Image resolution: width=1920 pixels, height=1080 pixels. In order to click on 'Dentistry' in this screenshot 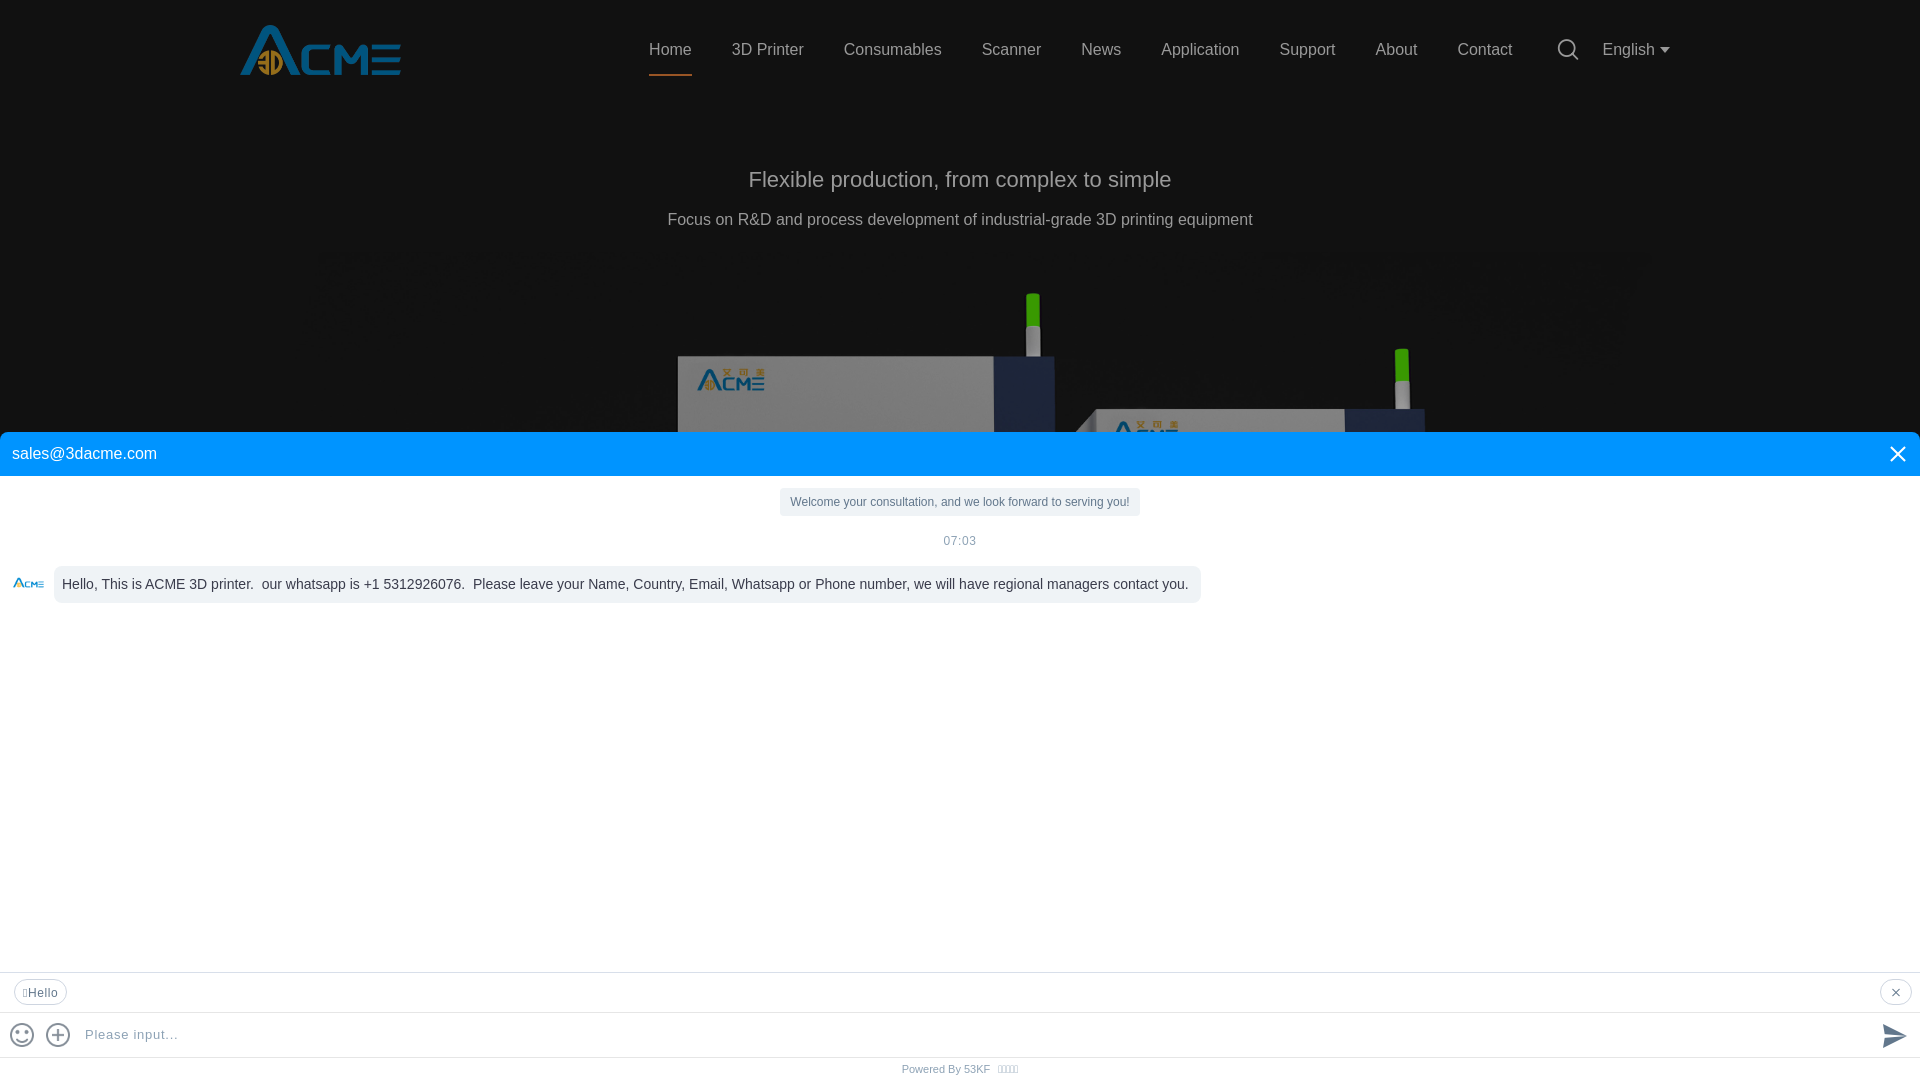, I will do `click(509, 1028)`.